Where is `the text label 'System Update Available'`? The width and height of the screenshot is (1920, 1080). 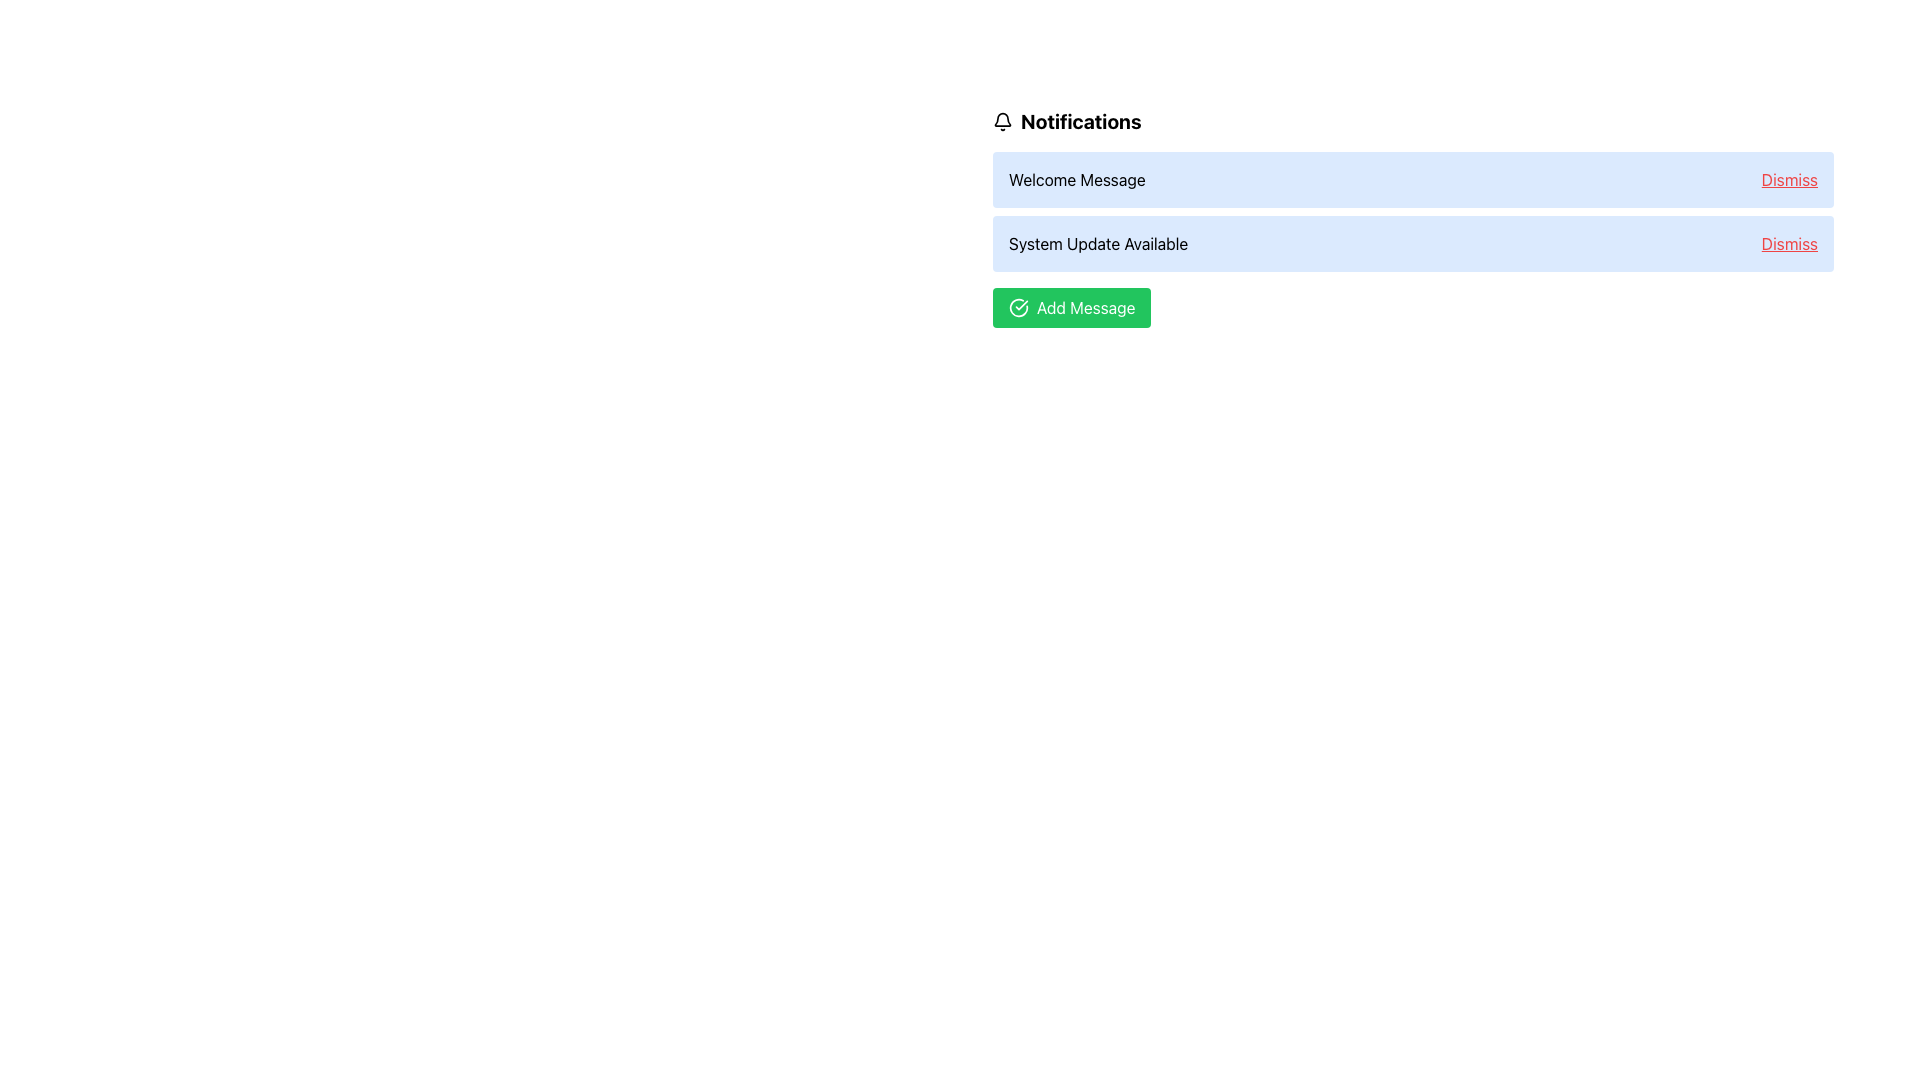
the text label 'System Update Available' is located at coordinates (1097, 242).